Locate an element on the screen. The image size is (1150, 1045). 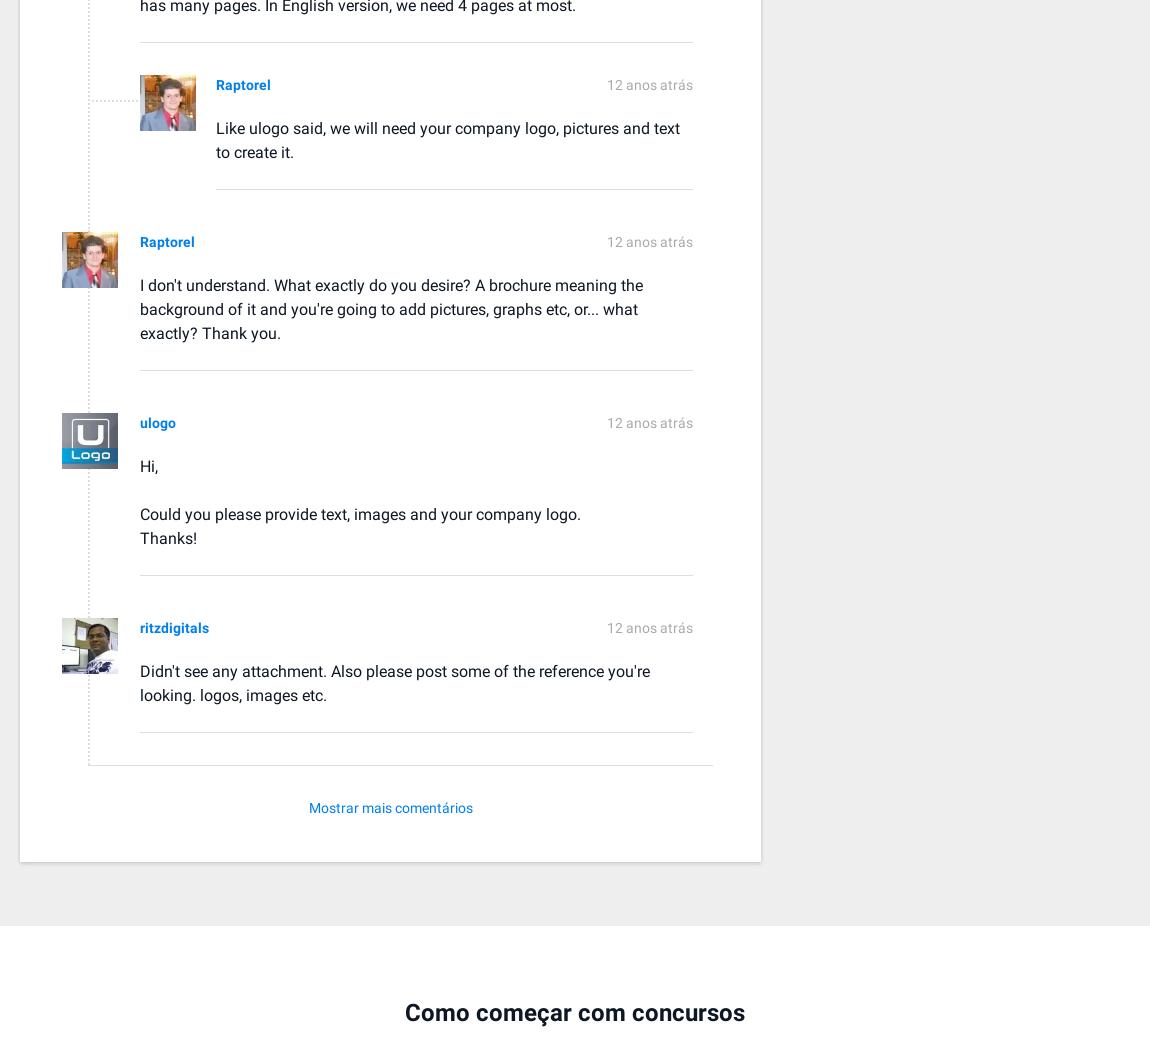
'Hi,' is located at coordinates (148, 464).